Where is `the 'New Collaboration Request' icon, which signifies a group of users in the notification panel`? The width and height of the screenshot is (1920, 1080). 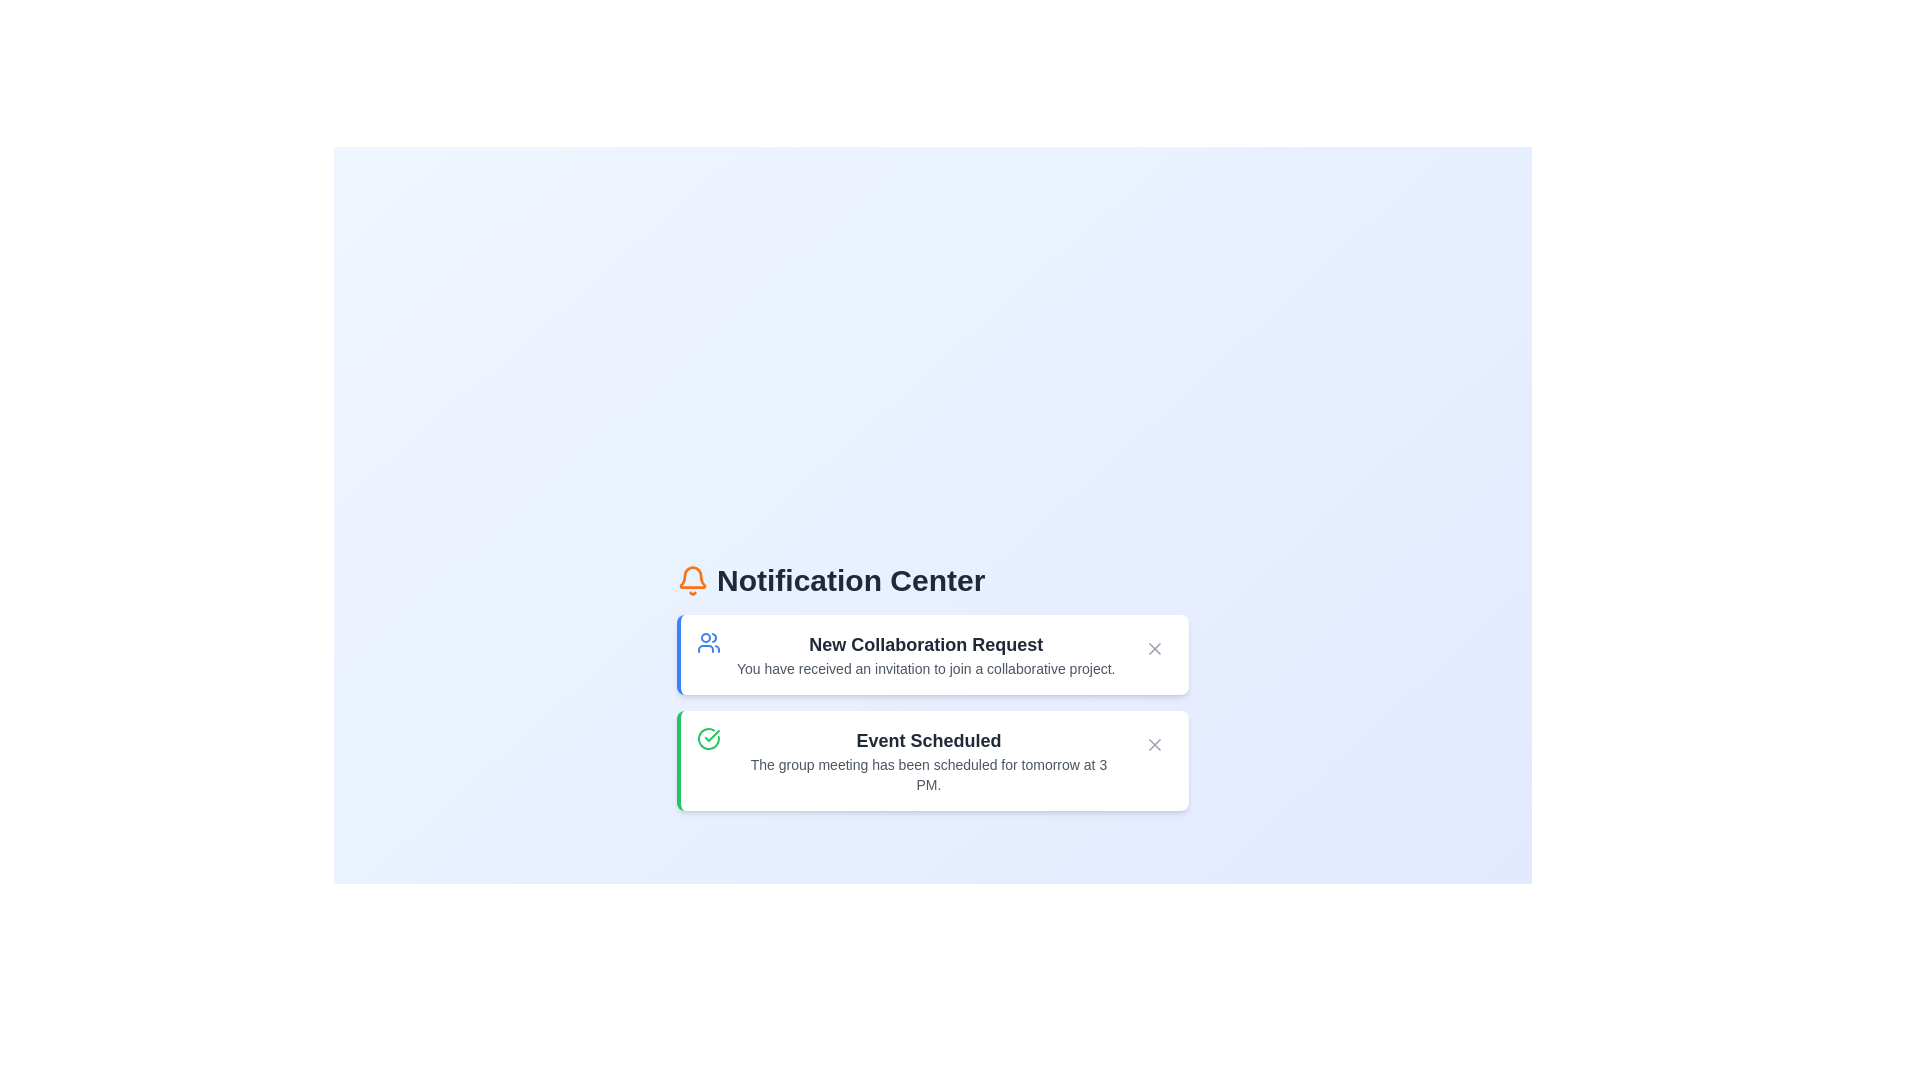
the 'New Collaboration Request' icon, which signifies a group of users in the notification panel is located at coordinates (709, 643).